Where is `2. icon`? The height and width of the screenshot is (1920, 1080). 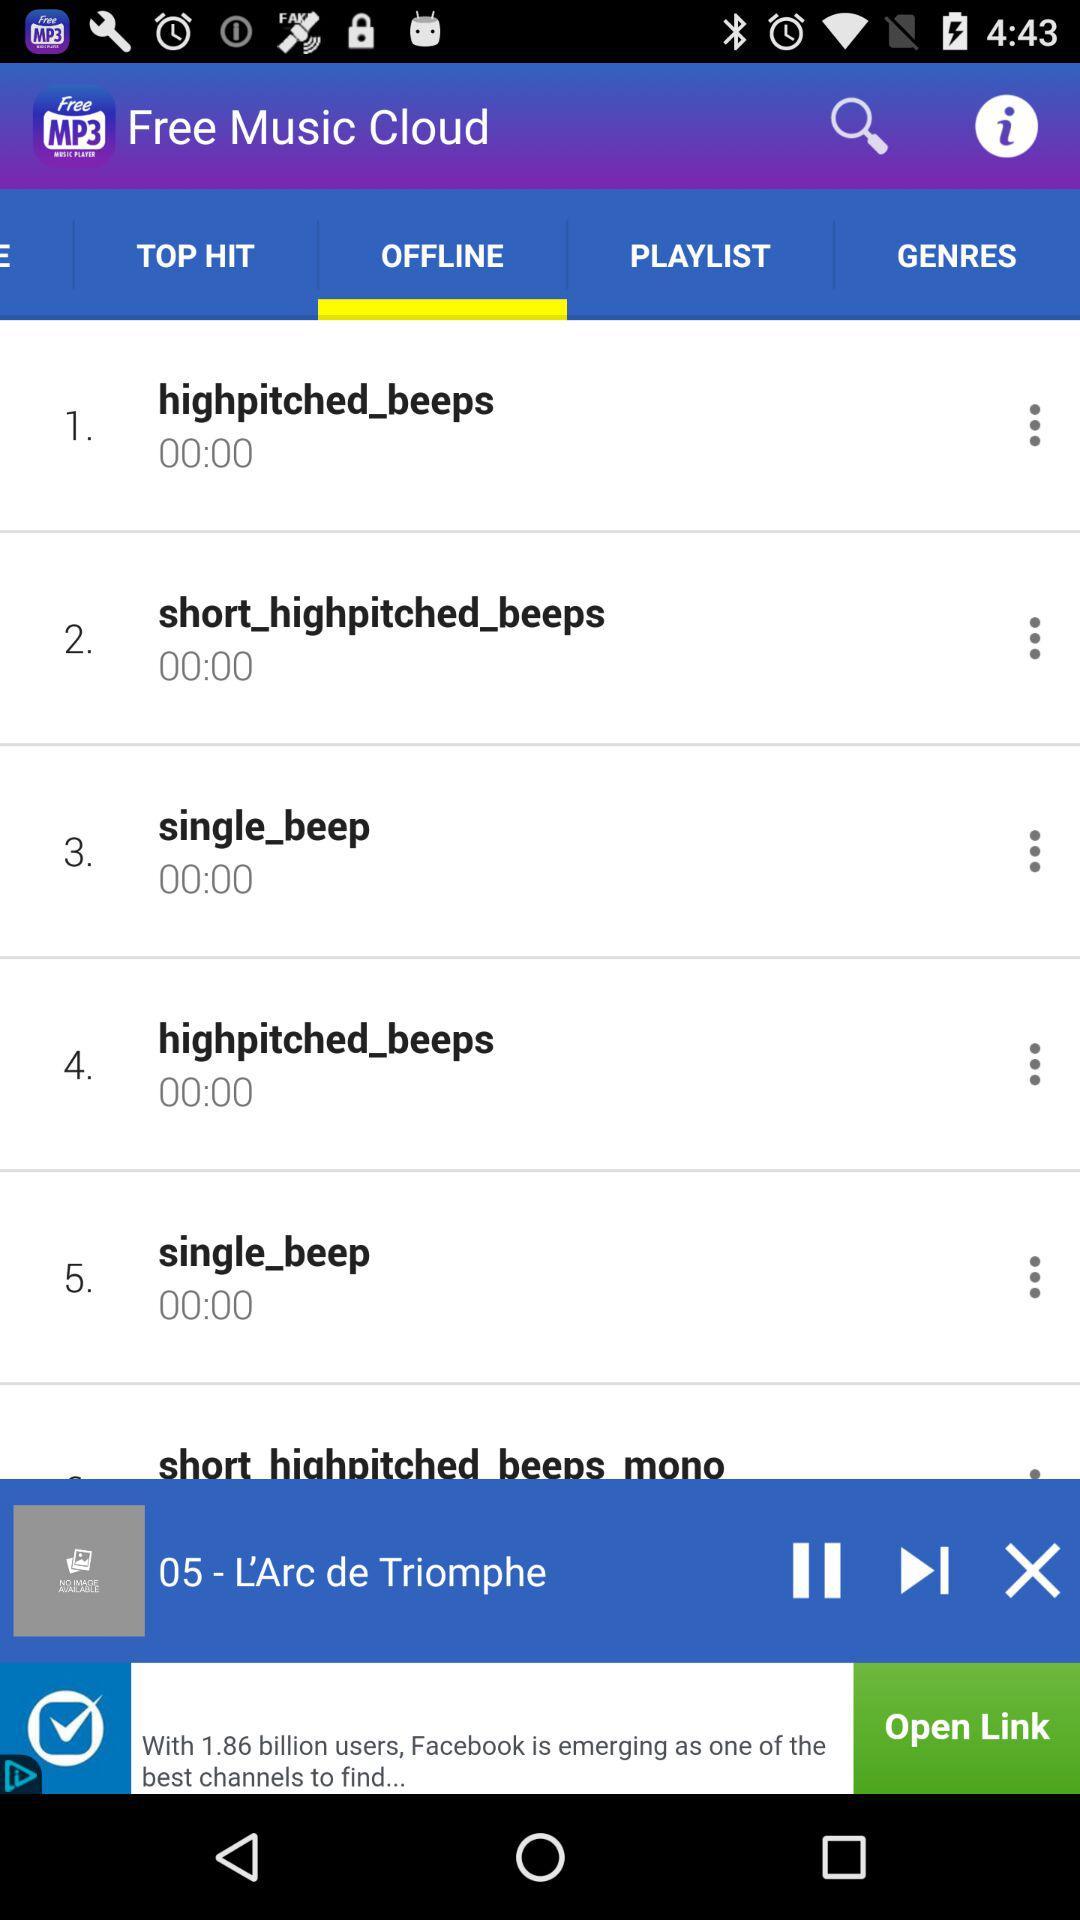 2. icon is located at coordinates (78, 636).